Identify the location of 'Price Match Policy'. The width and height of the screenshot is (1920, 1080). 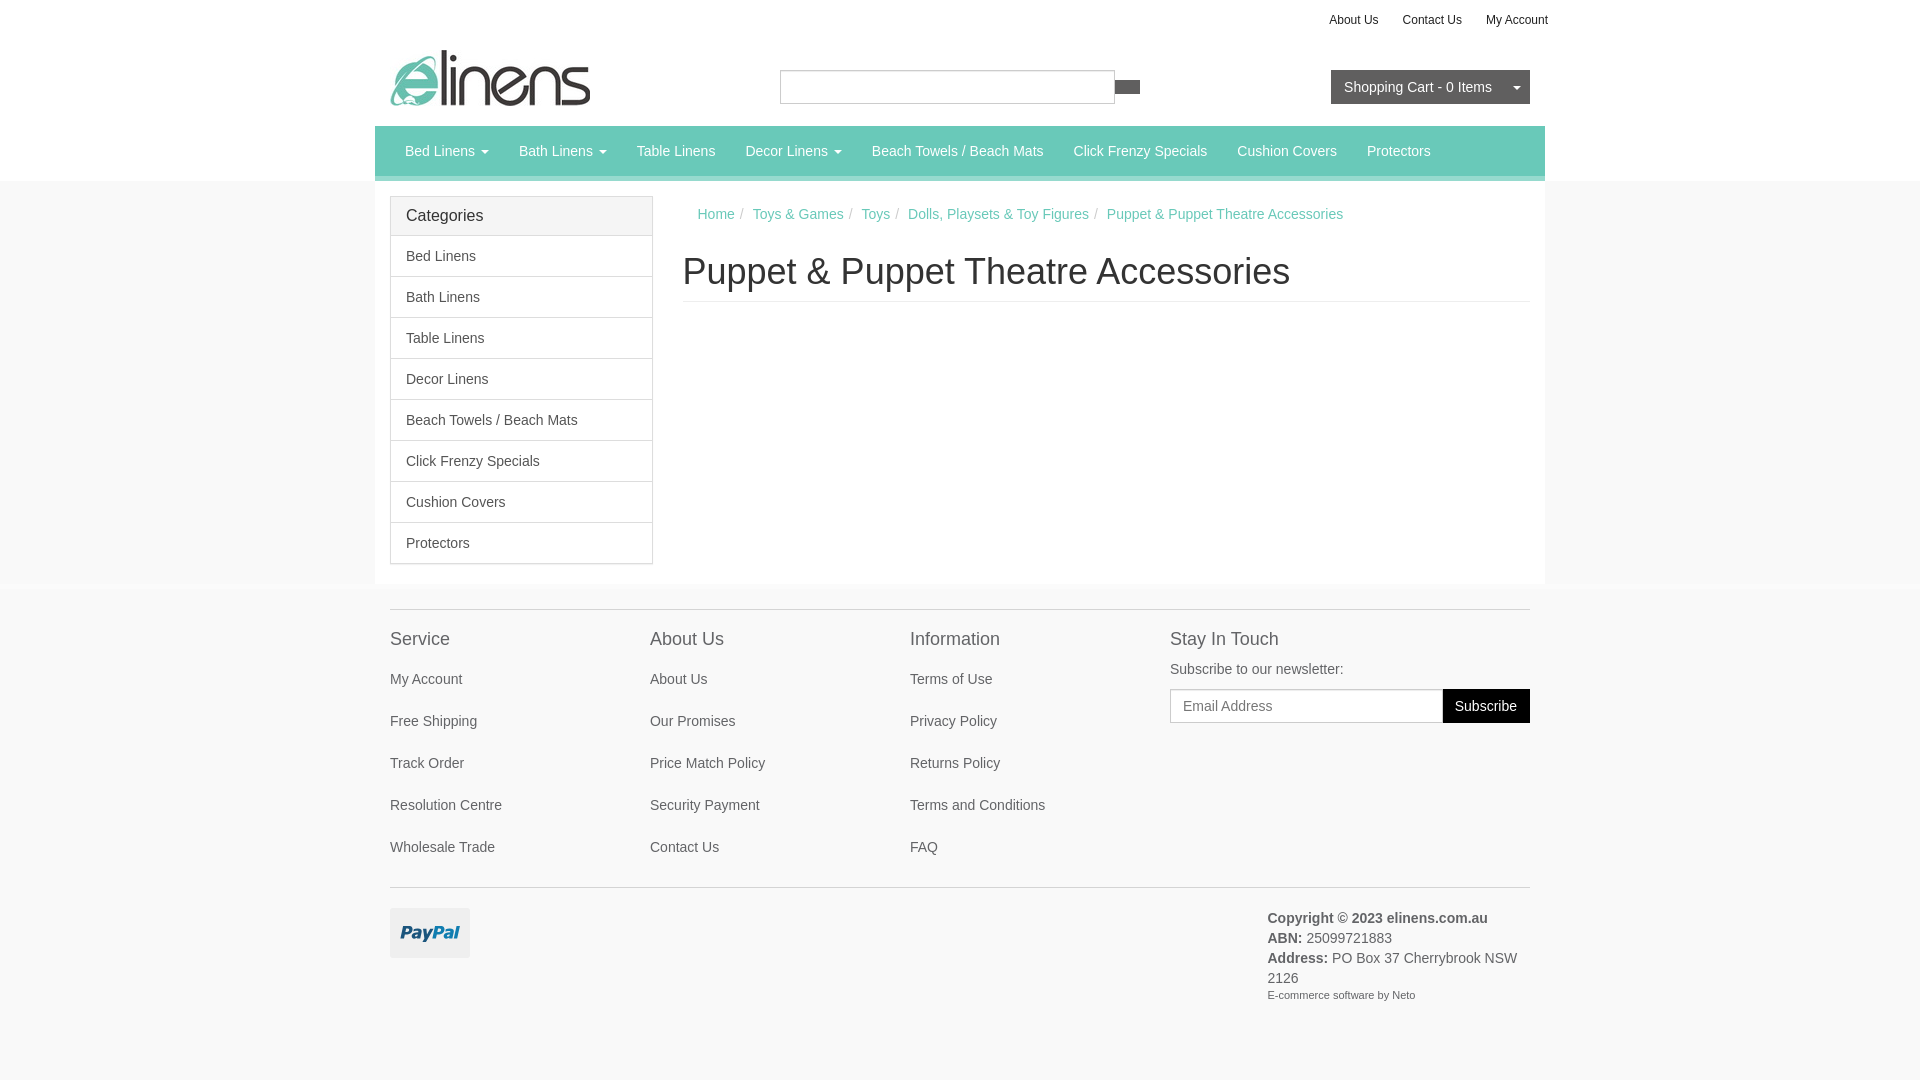
(756, 763).